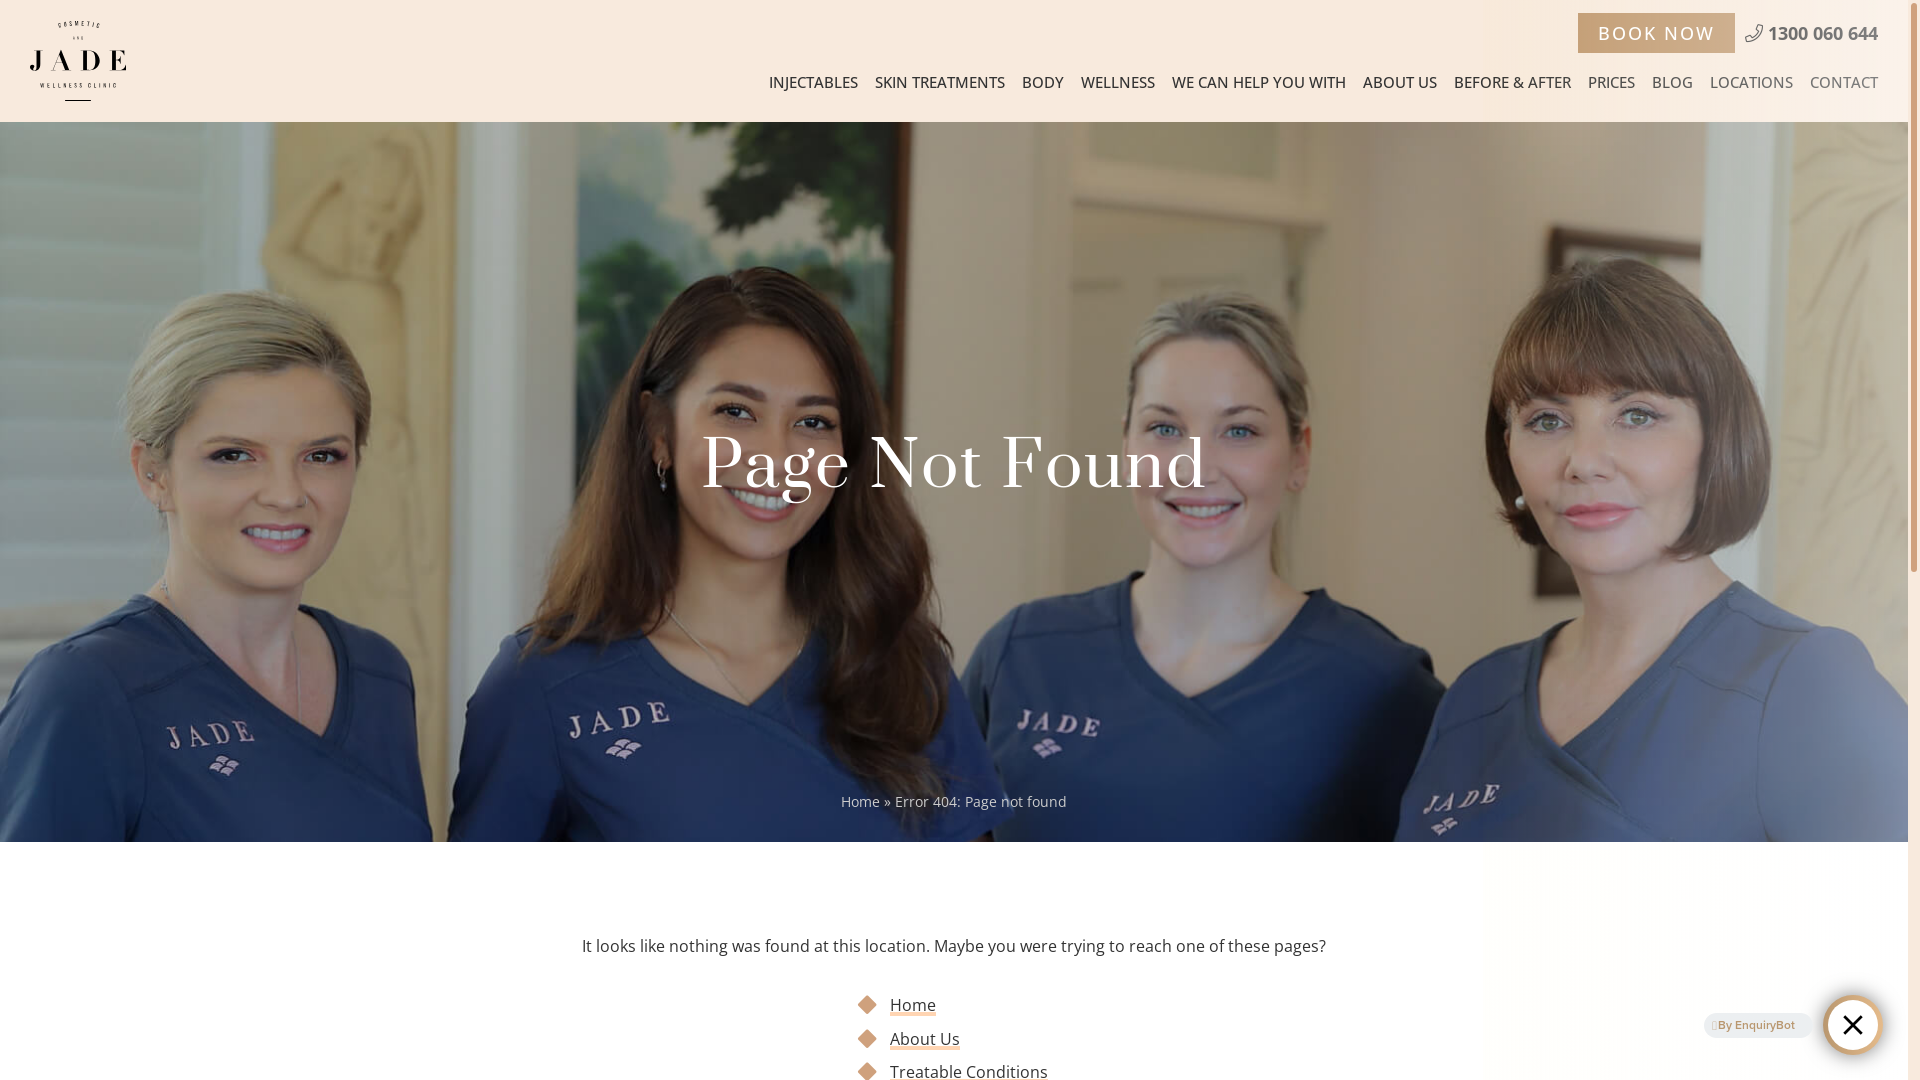 The image size is (1920, 1080). What do you see at coordinates (840, 800) in the screenshot?
I see `'Home'` at bounding box center [840, 800].